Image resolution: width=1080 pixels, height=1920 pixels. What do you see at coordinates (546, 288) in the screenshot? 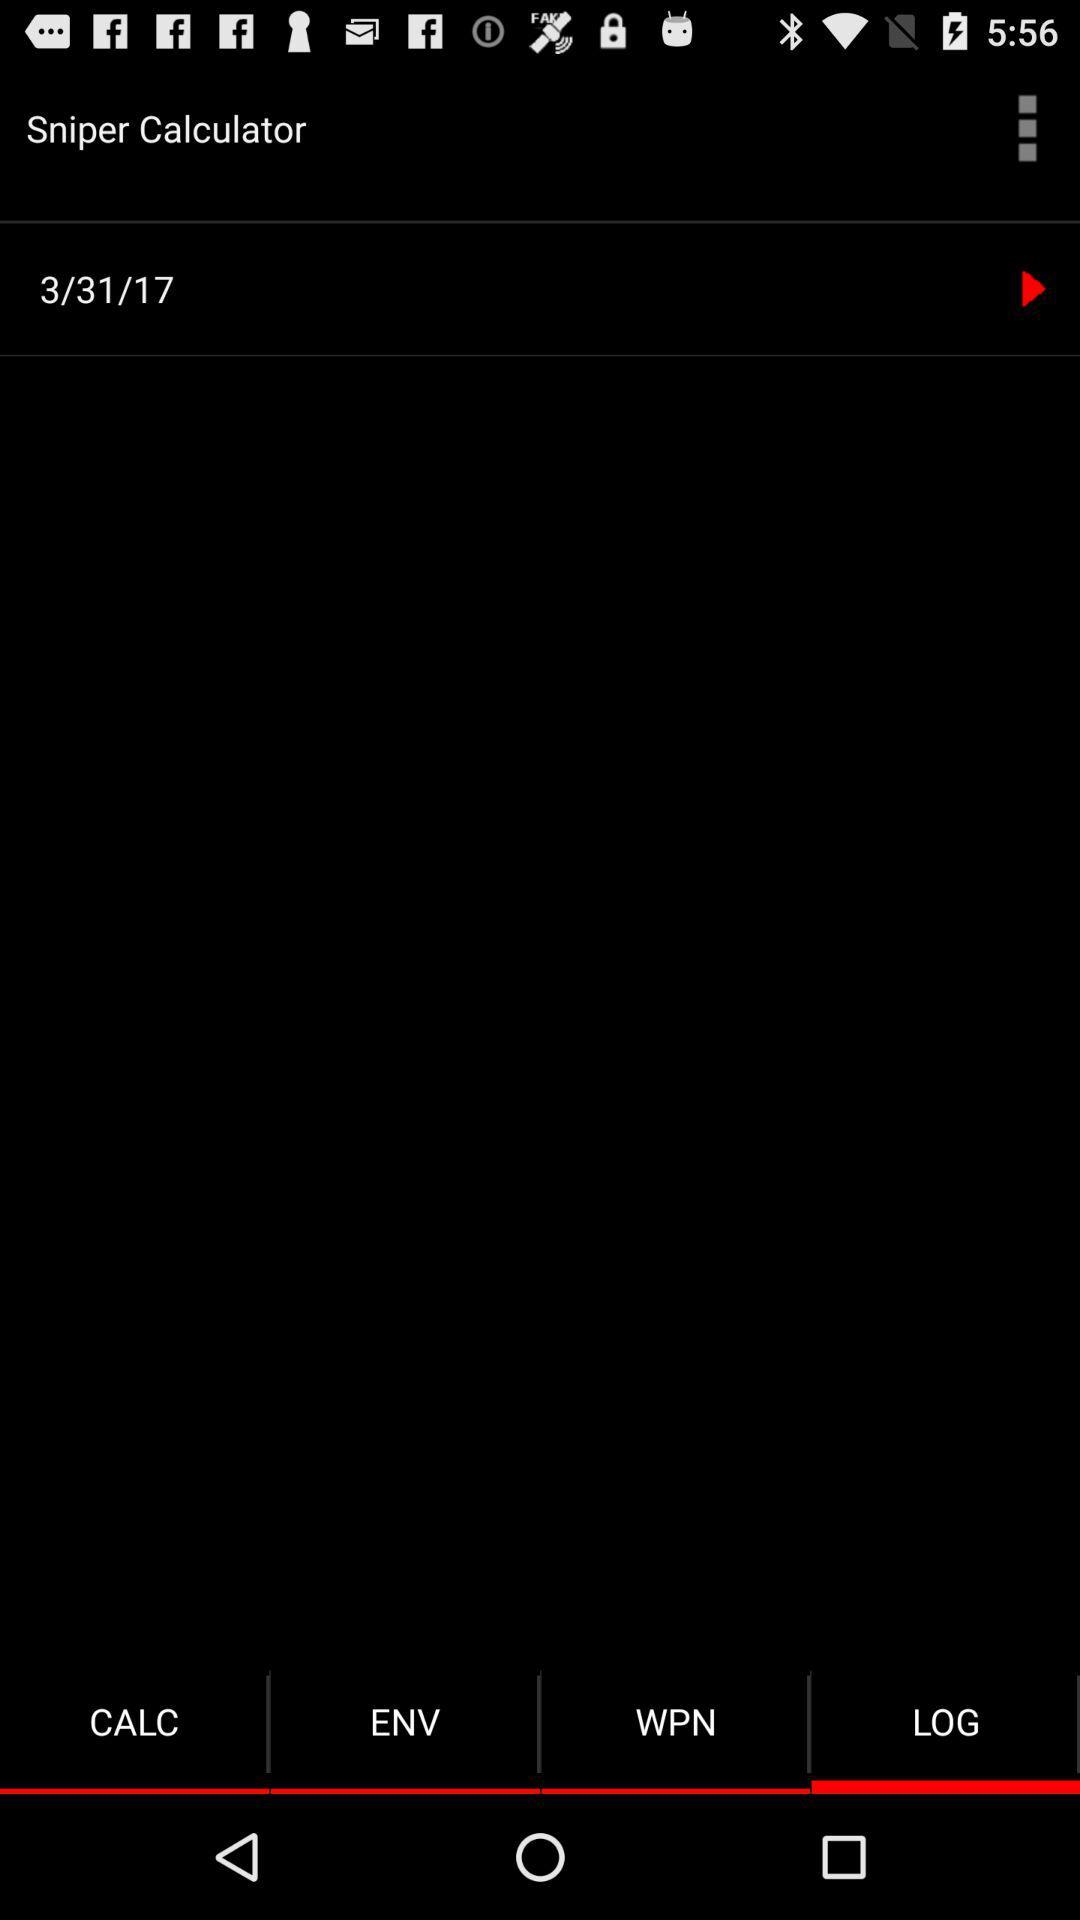
I see `the 3/31/17 item` at bounding box center [546, 288].